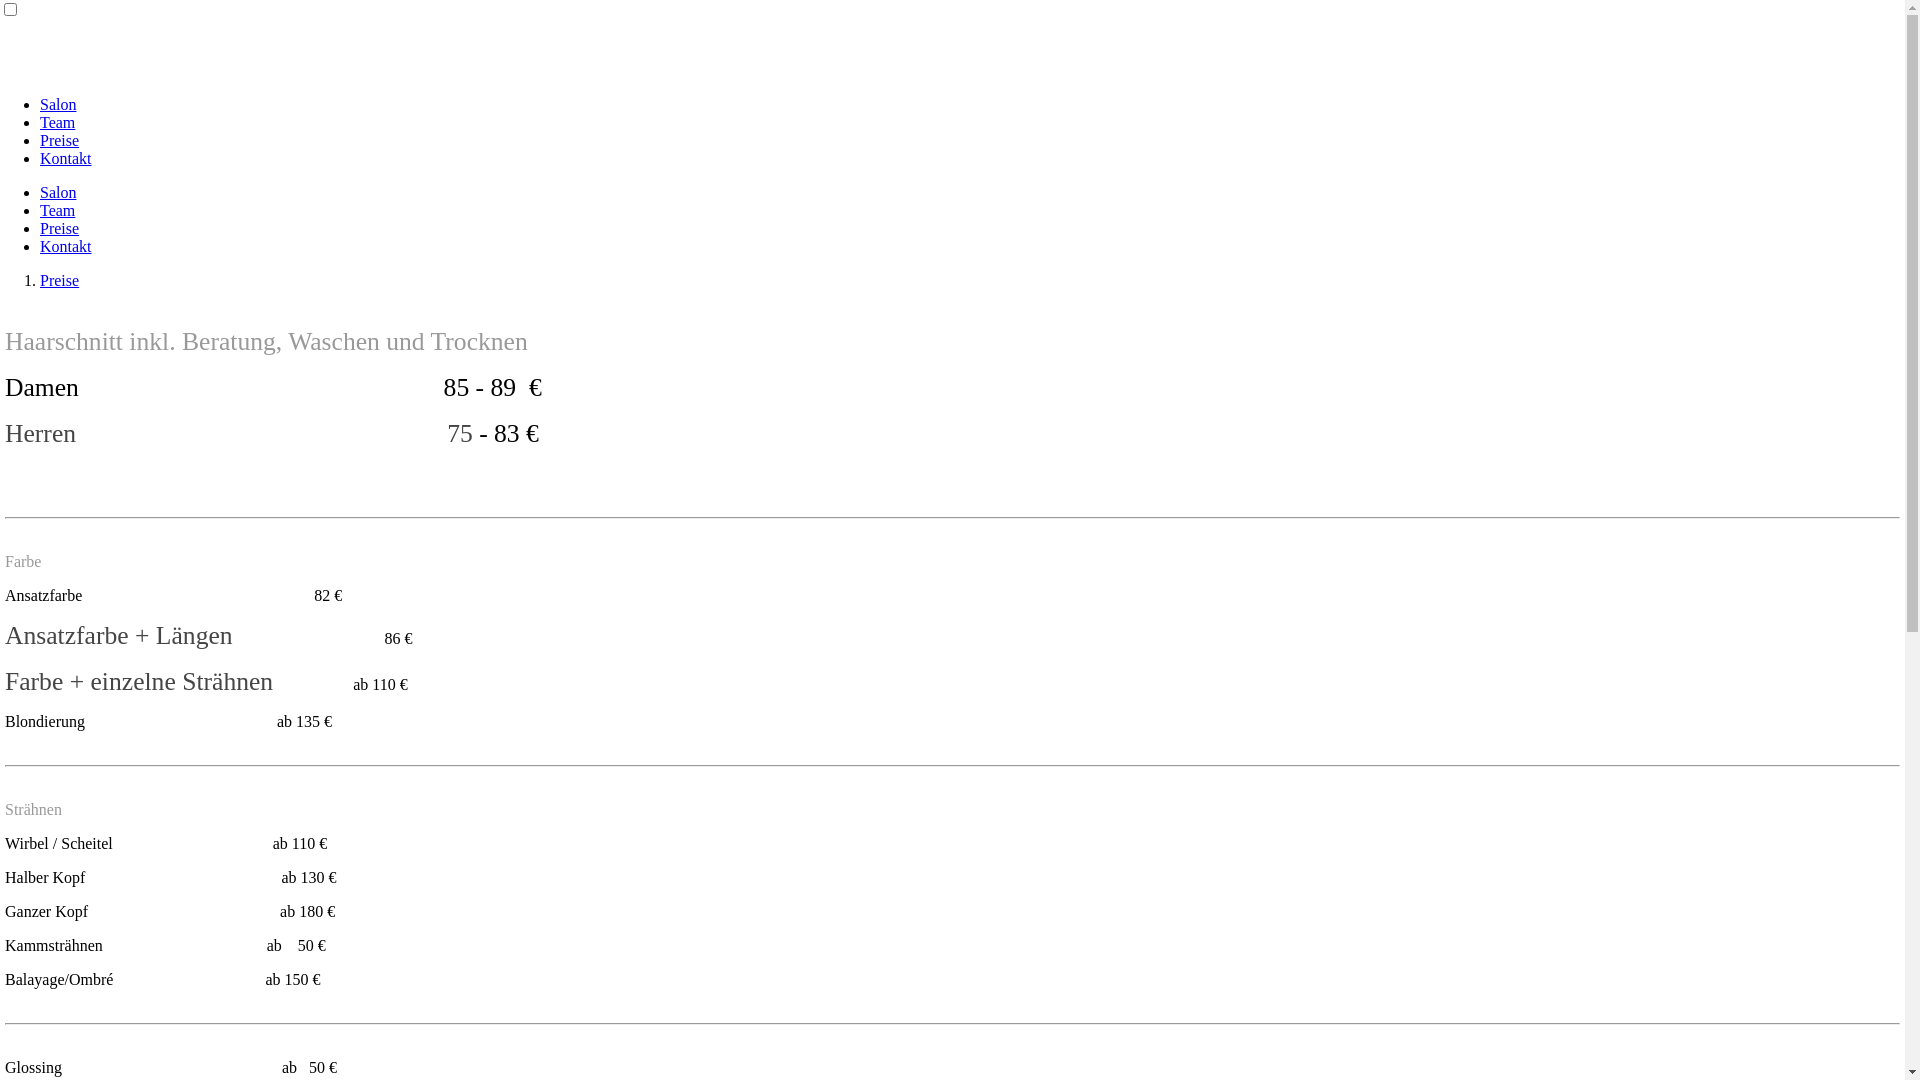  I want to click on 'Salon', so click(57, 192).